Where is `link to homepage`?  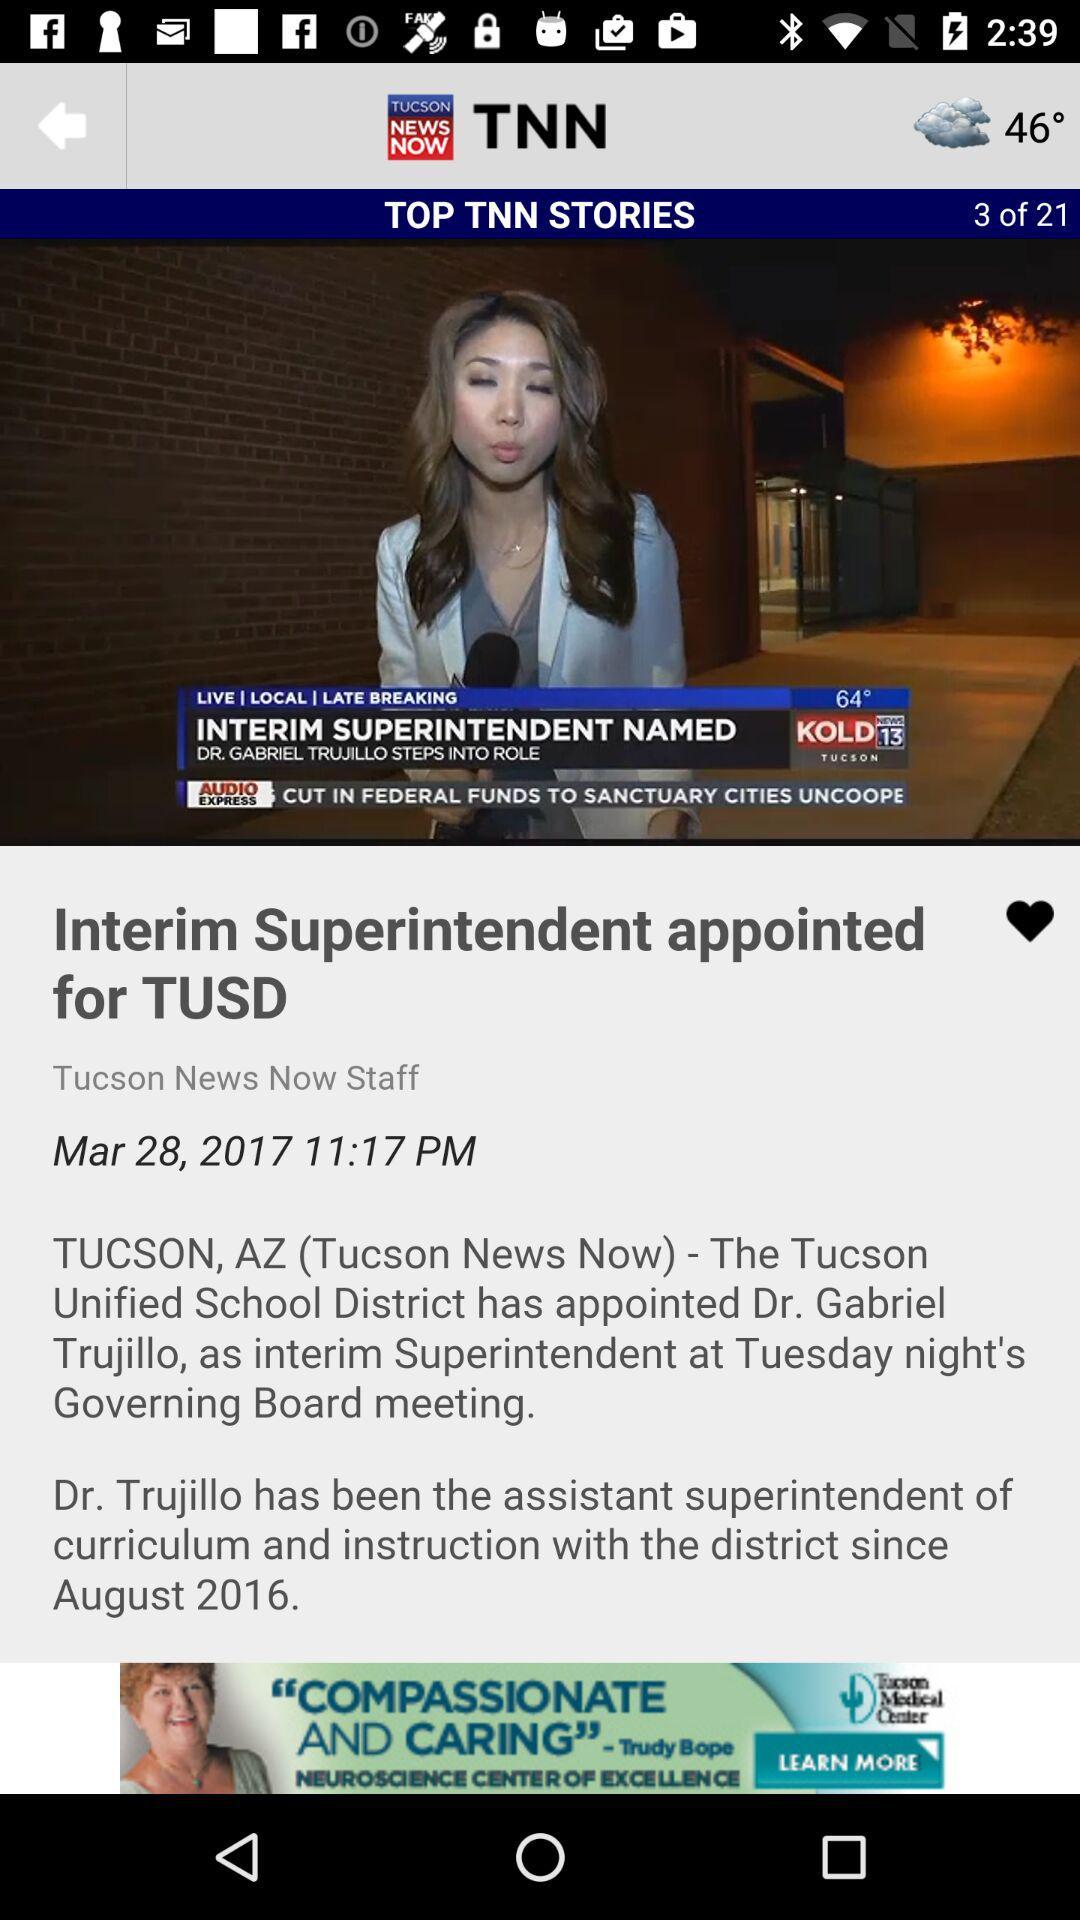 link to homepage is located at coordinates (540, 124).